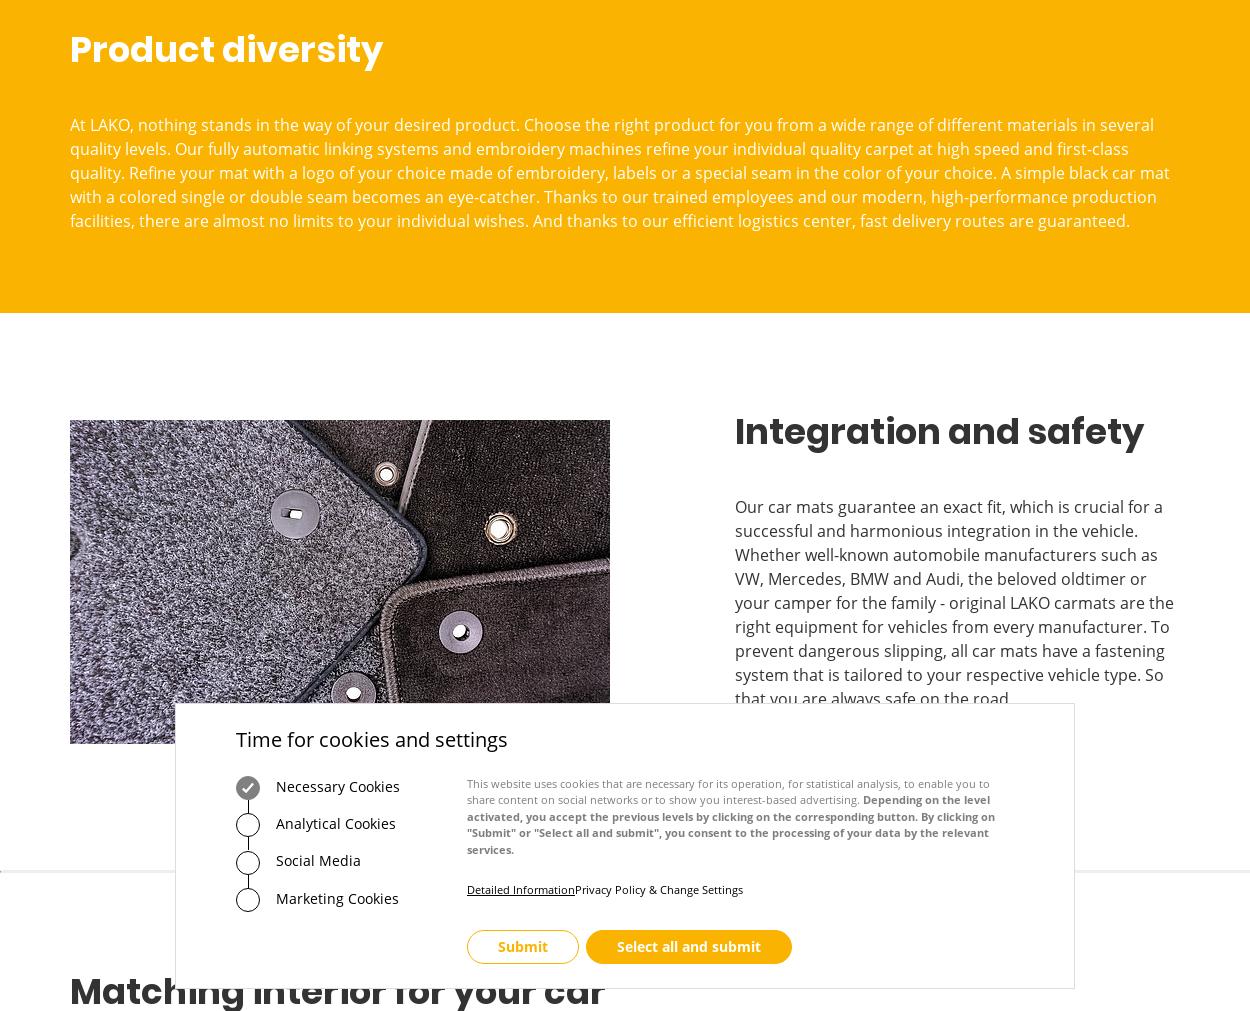 This screenshot has height=1011, width=1250. Describe the element at coordinates (335, 784) in the screenshot. I see `'Necessary Cookies'` at that location.